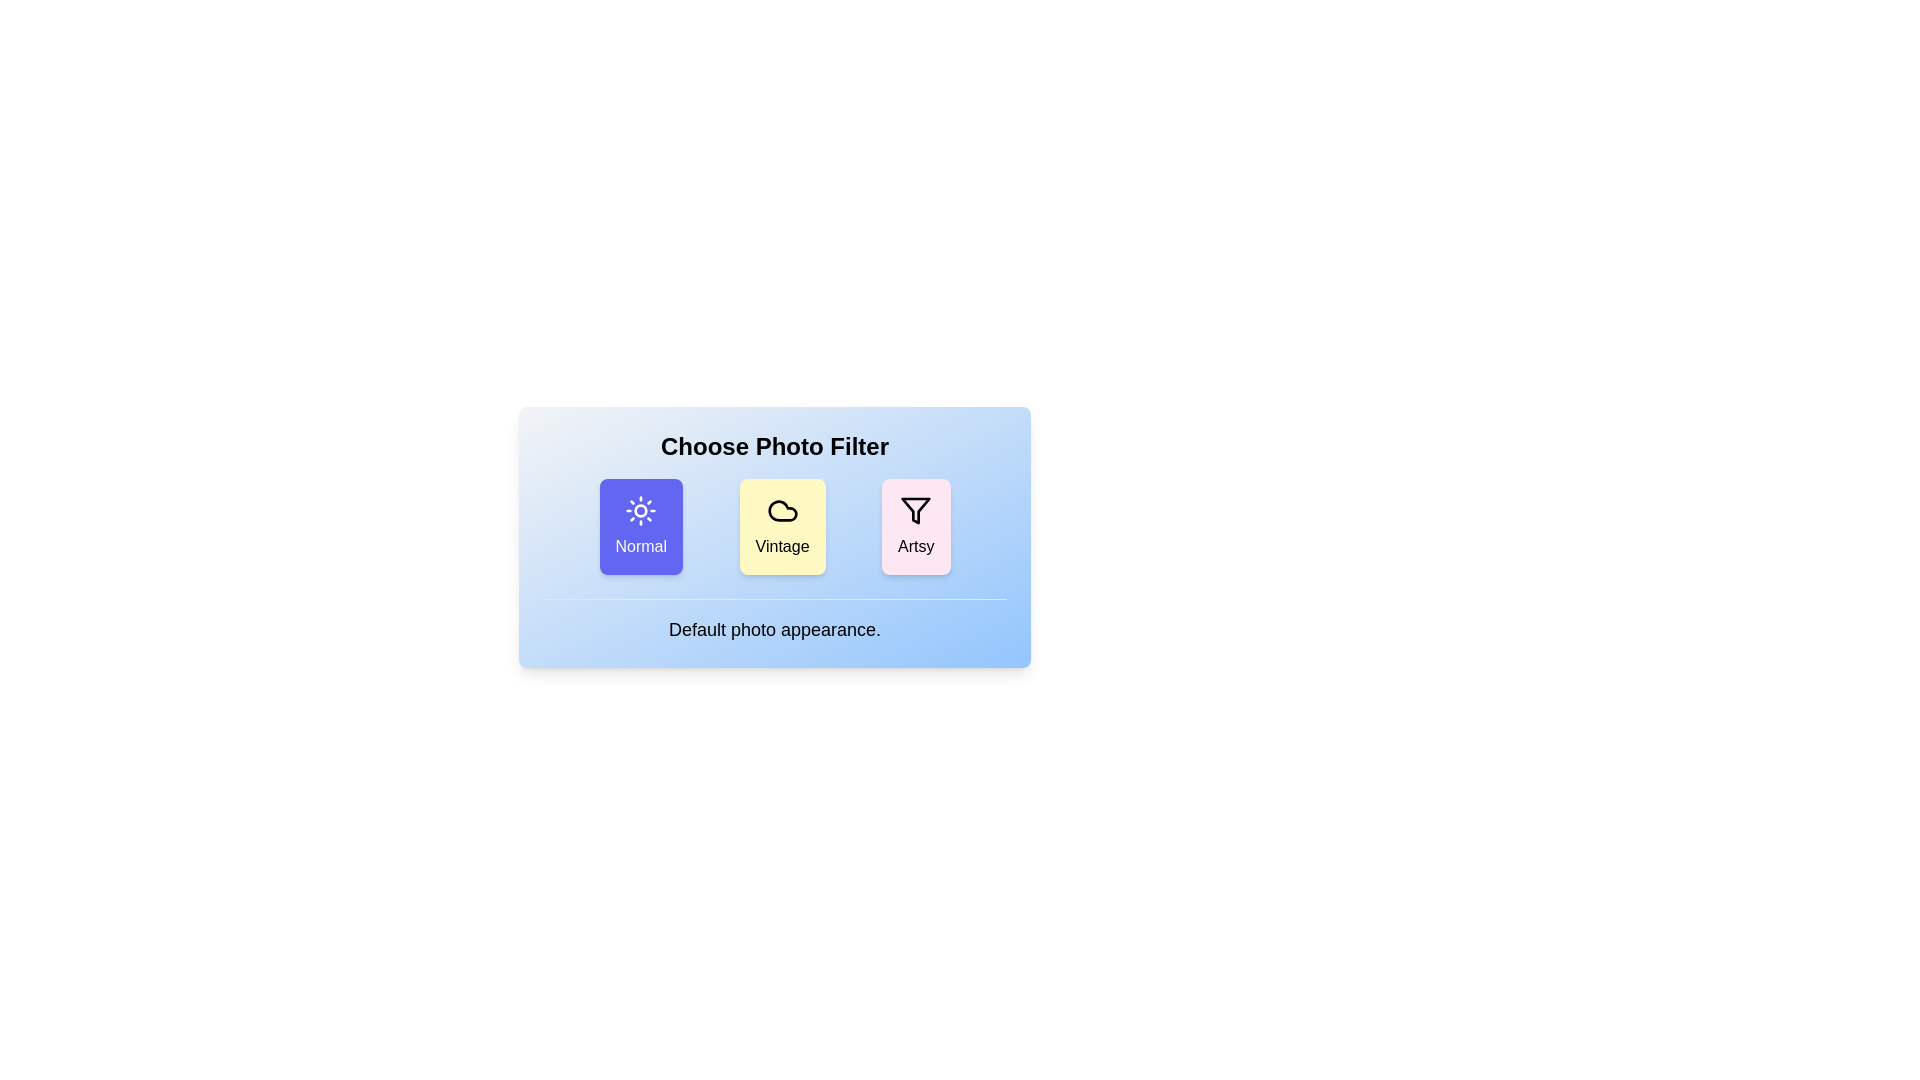  I want to click on the filter button labeled Normal, so click(641, 526).